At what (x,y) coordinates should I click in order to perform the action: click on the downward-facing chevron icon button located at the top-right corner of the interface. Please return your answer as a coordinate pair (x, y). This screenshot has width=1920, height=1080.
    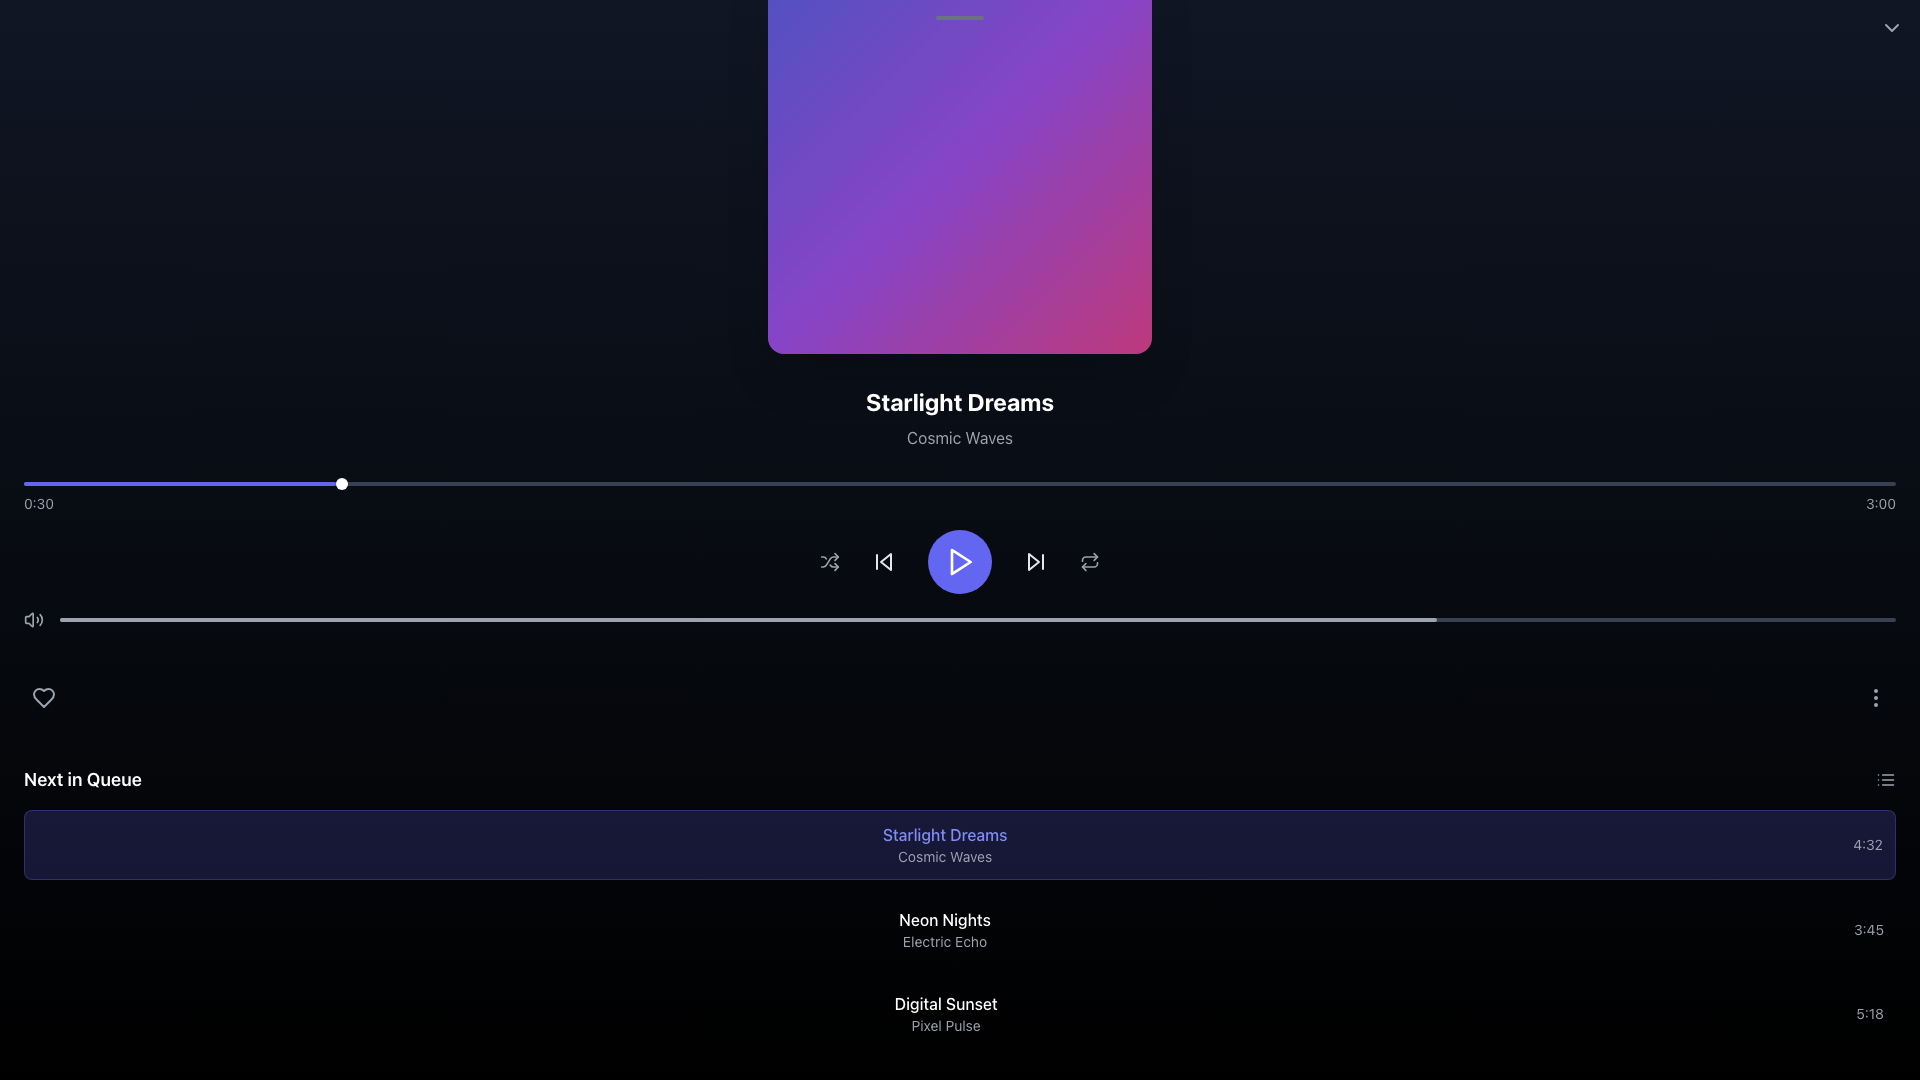
    Looking at the image, I should click on (1890, 27).